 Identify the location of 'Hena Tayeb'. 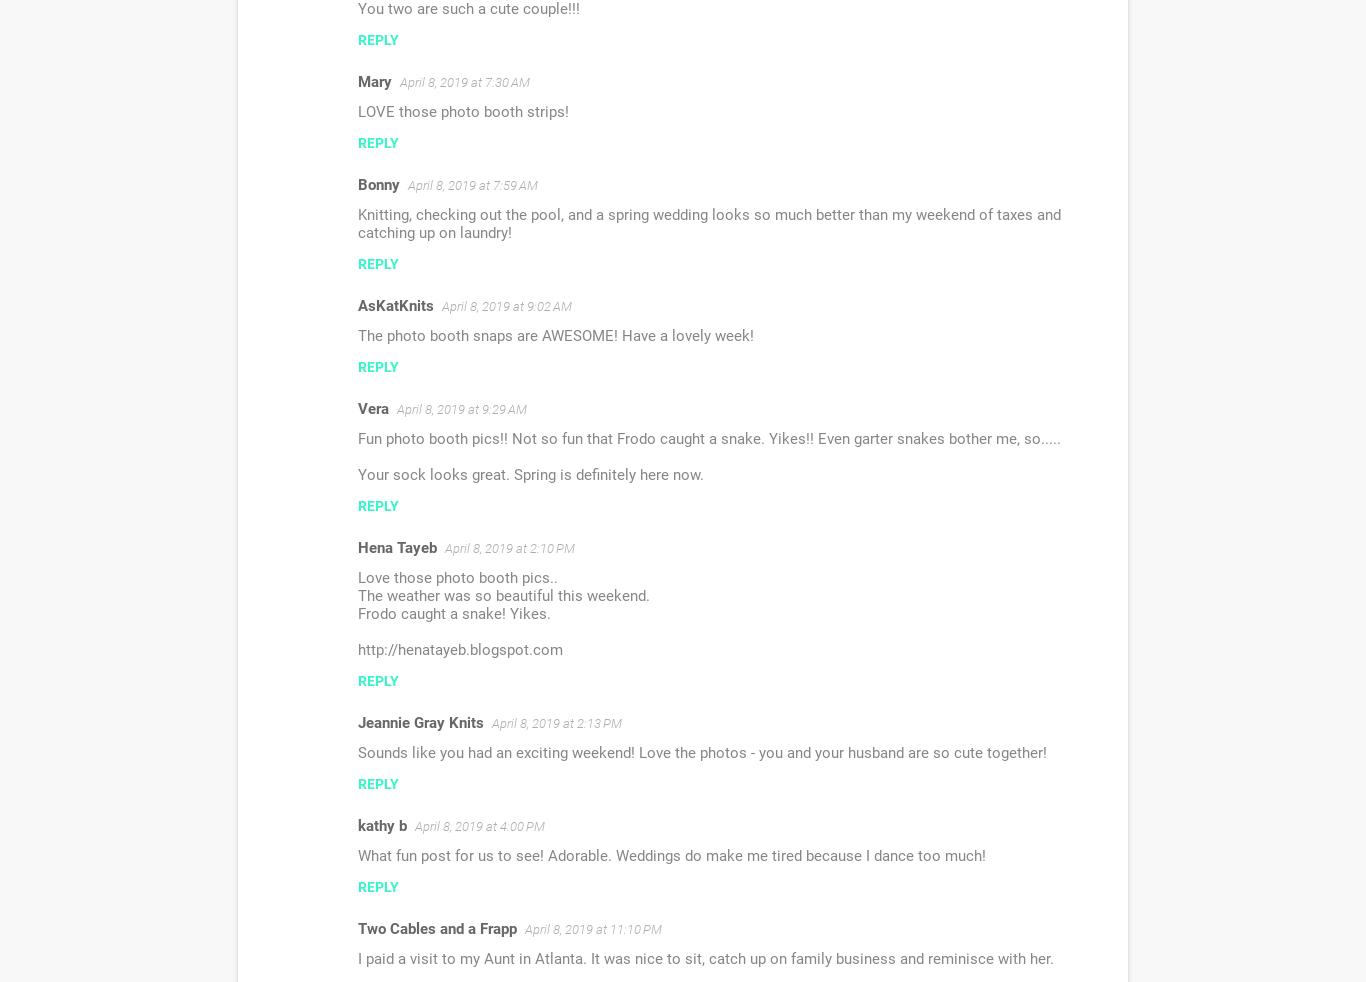
(396, 546).